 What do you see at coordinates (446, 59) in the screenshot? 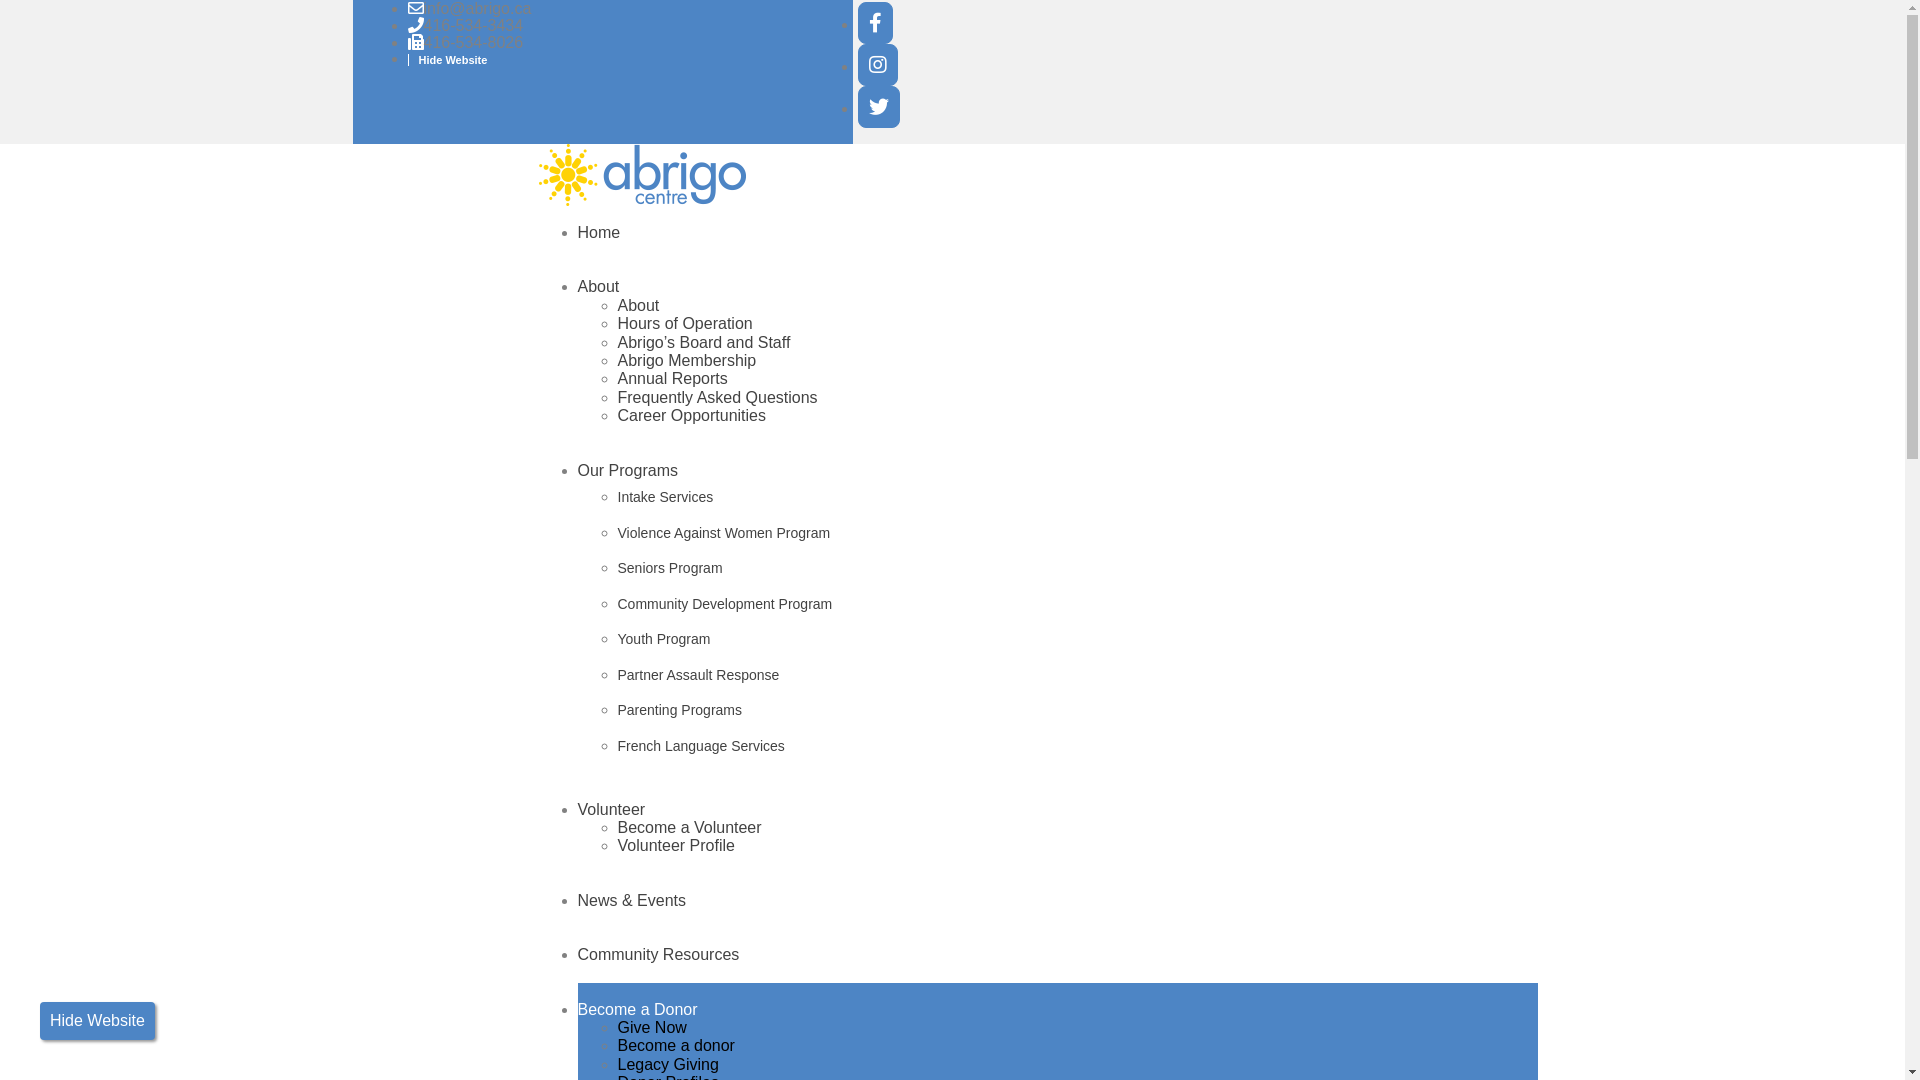
I see `'Hide Website'` at bounding box center [446, 59].